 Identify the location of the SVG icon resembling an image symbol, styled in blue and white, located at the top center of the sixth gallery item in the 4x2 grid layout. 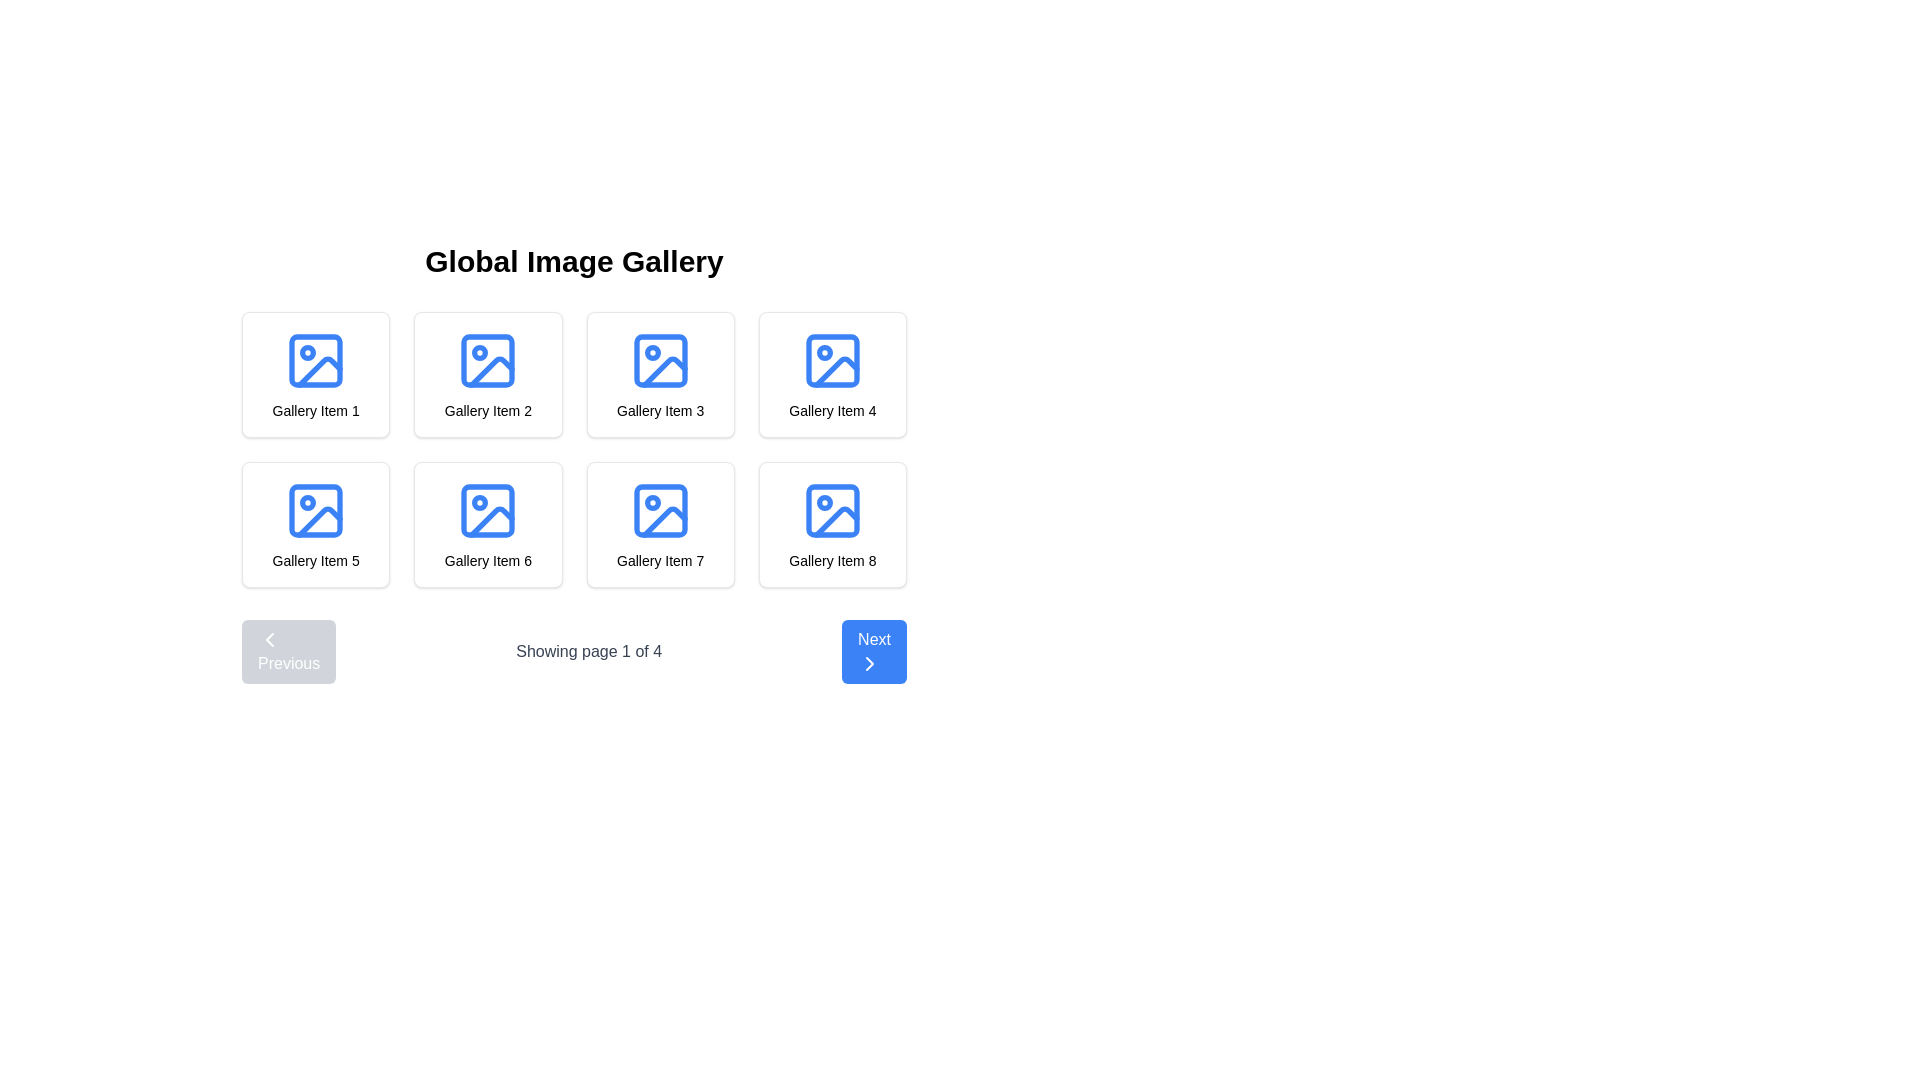
(488, 509).